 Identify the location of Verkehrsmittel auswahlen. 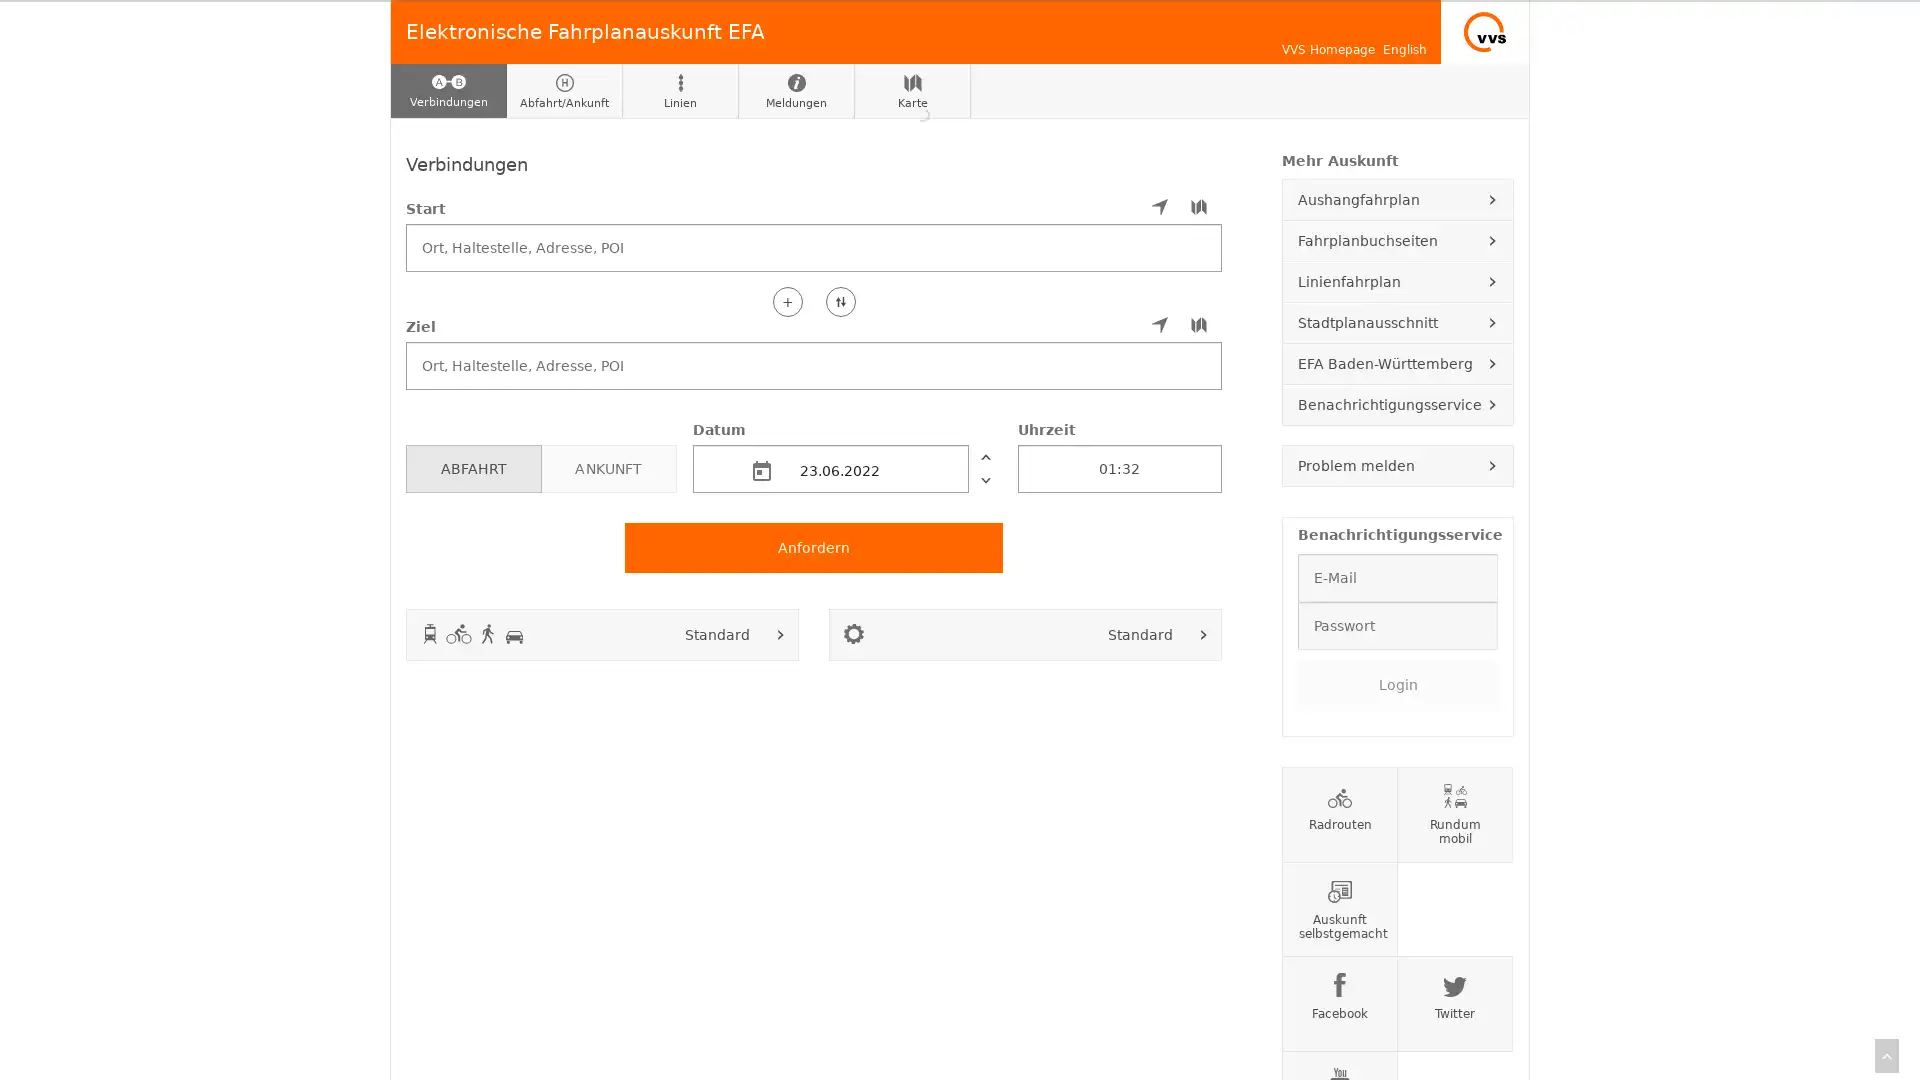
(780, 633).